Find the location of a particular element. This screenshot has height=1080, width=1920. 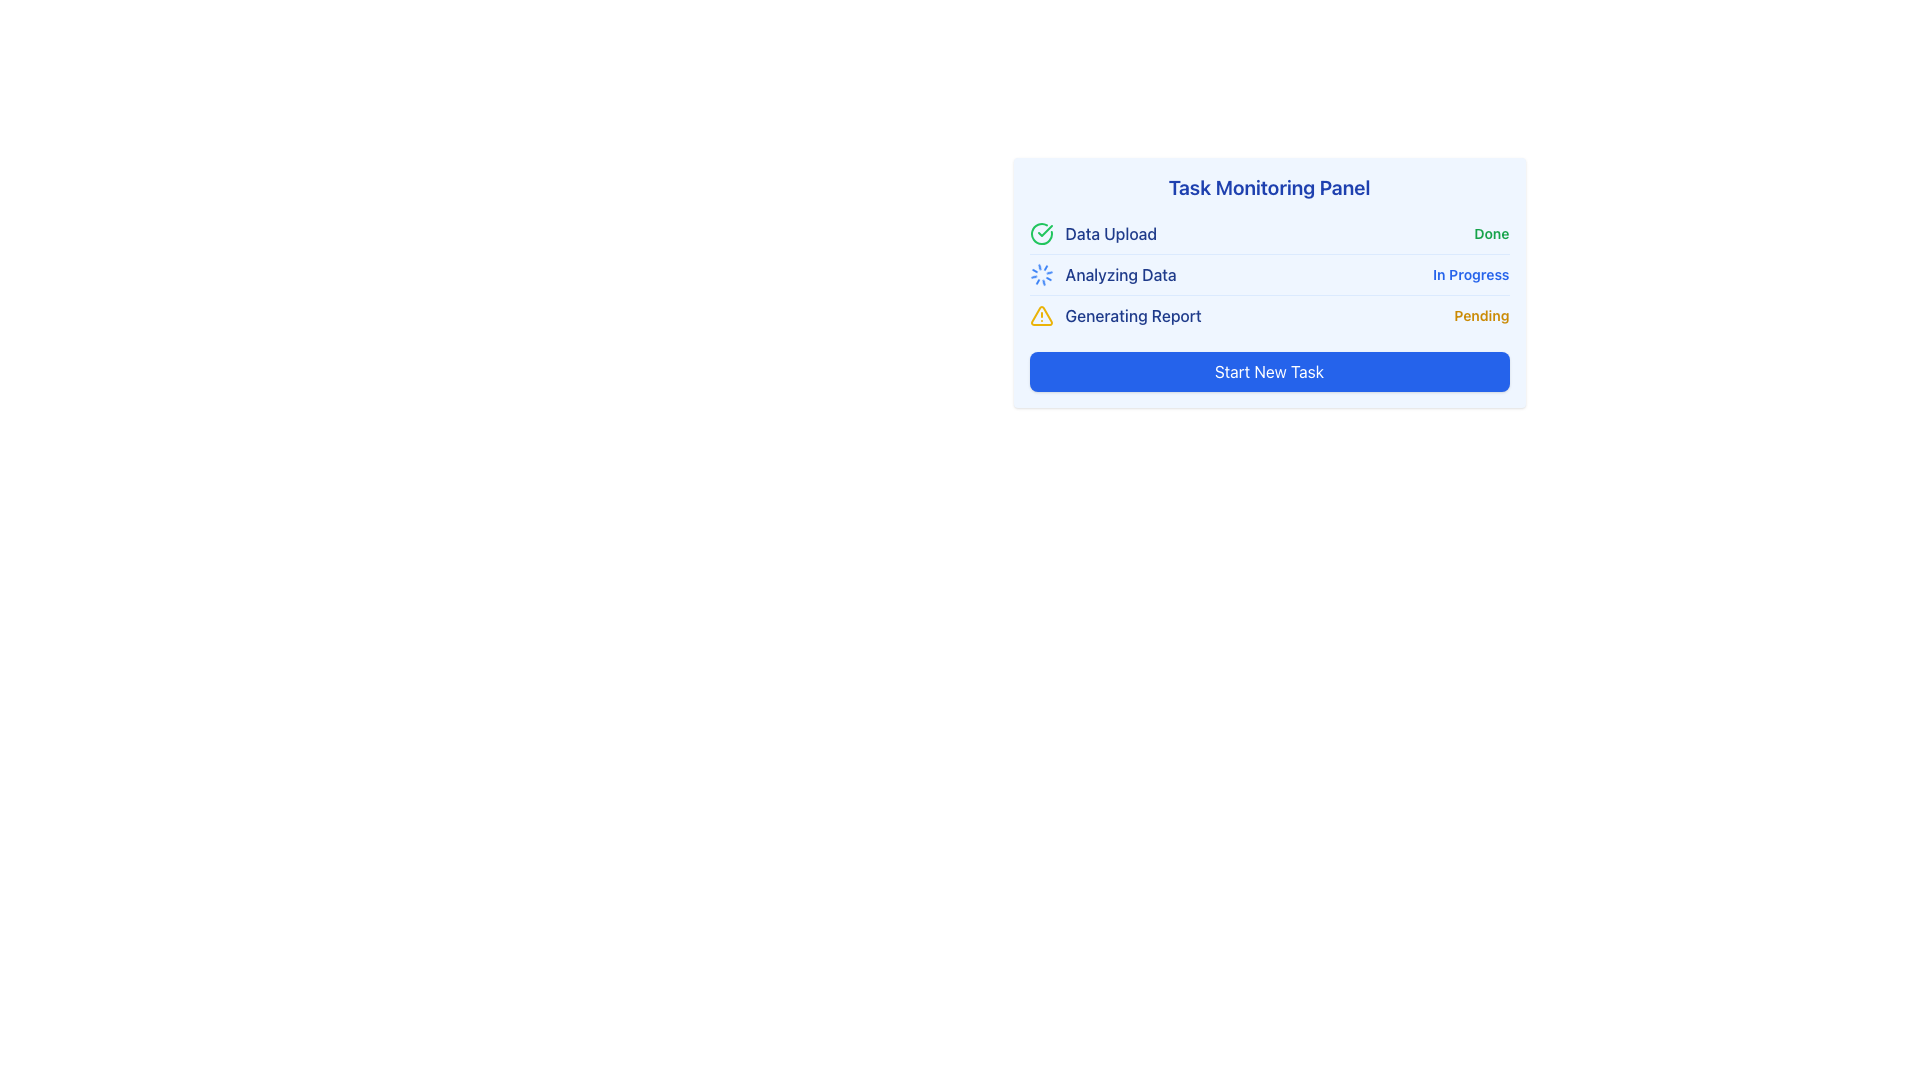

text of the text label 'Data Upload' styled with dark blue font color and medium font weight, located next to a green checkmark icon in the task list is located at coordinates (1110, 233).